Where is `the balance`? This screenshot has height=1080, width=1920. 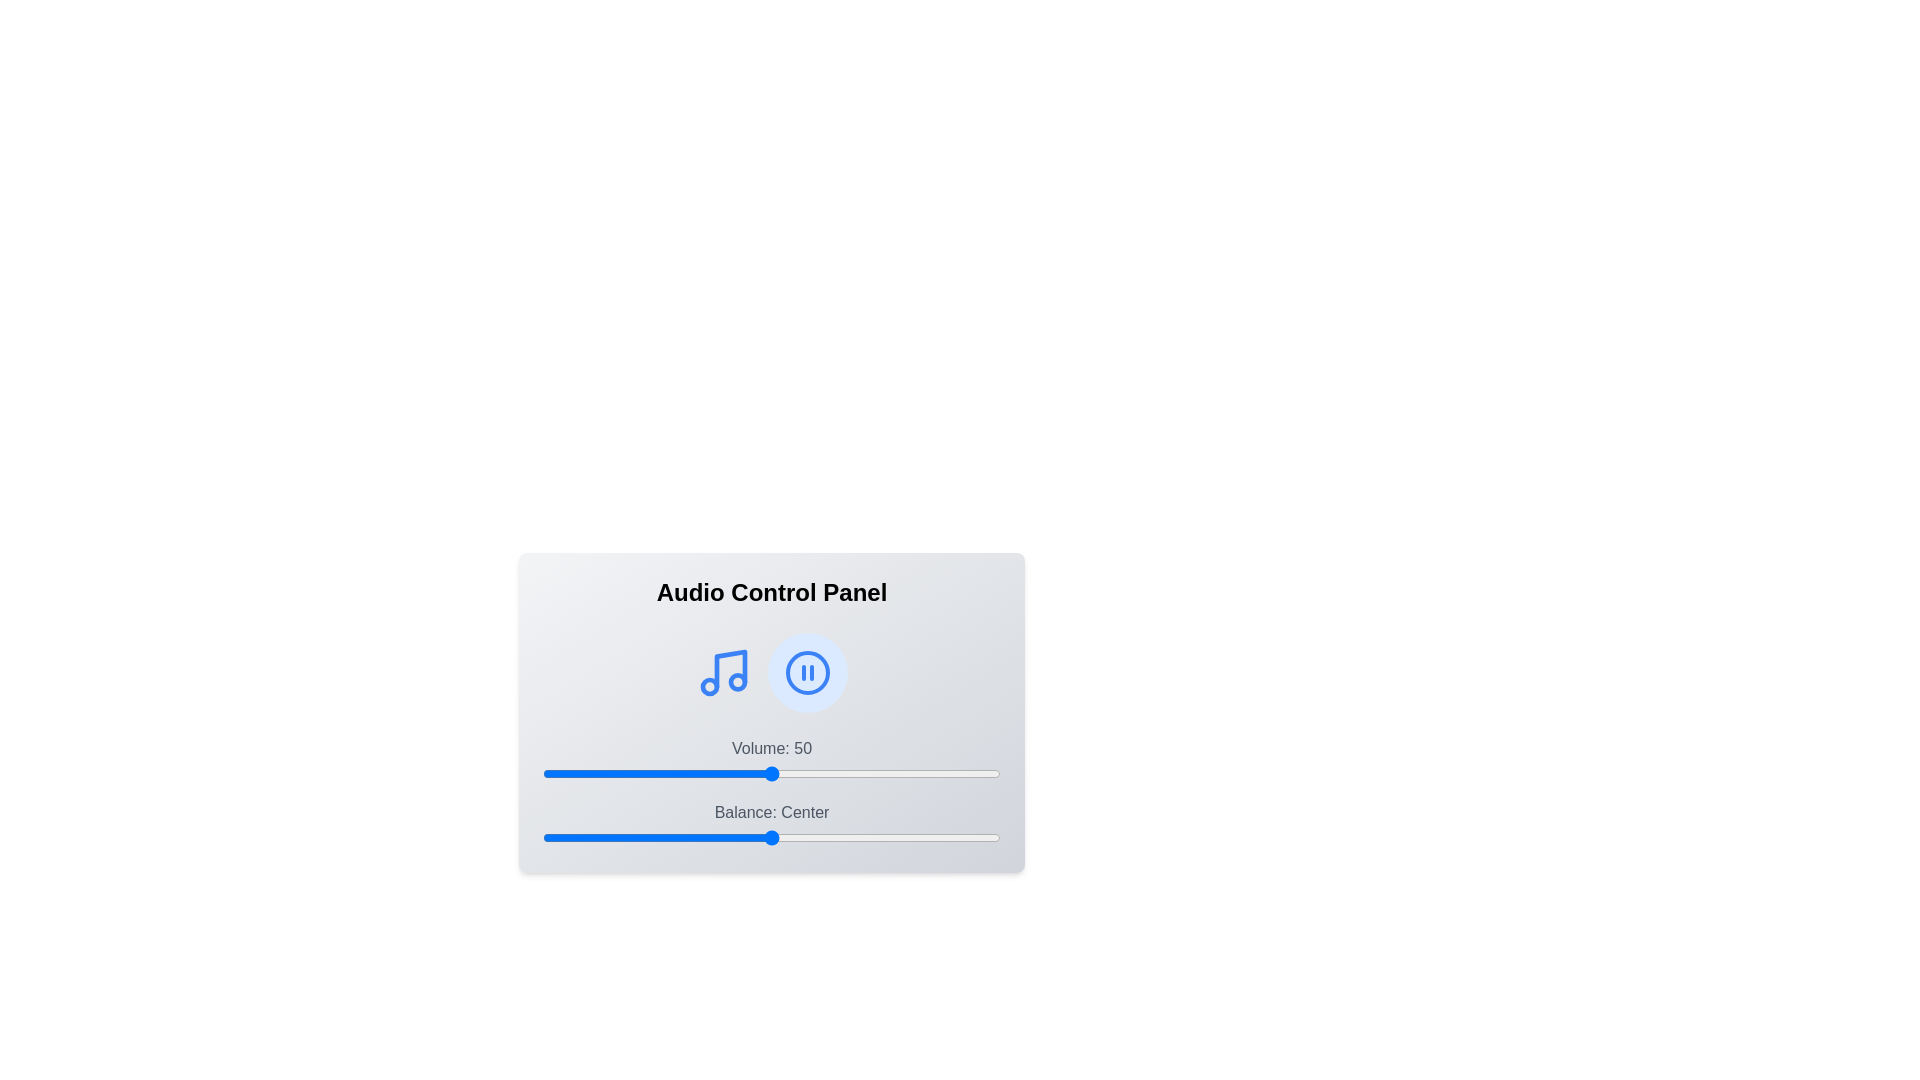
the balance is located at coordinates (822, 837).